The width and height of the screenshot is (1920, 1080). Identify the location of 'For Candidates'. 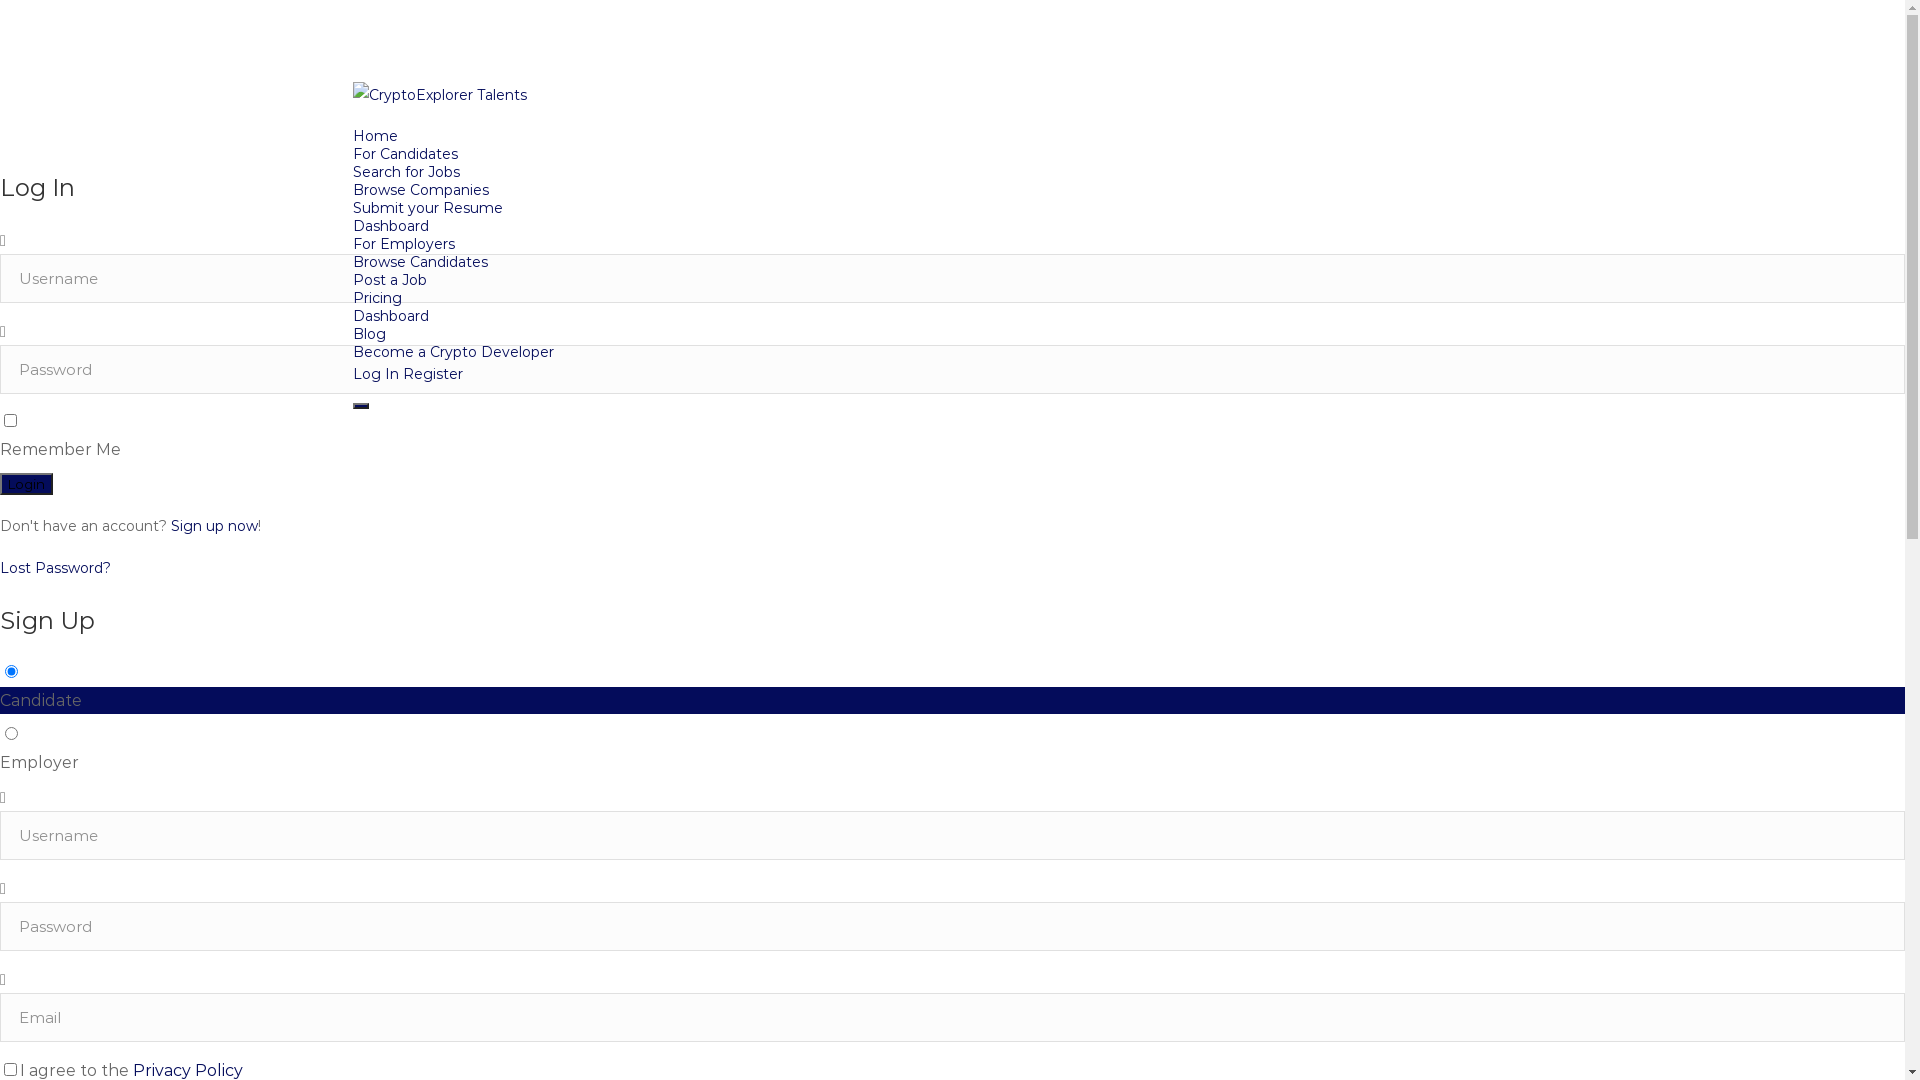
(403, 153).